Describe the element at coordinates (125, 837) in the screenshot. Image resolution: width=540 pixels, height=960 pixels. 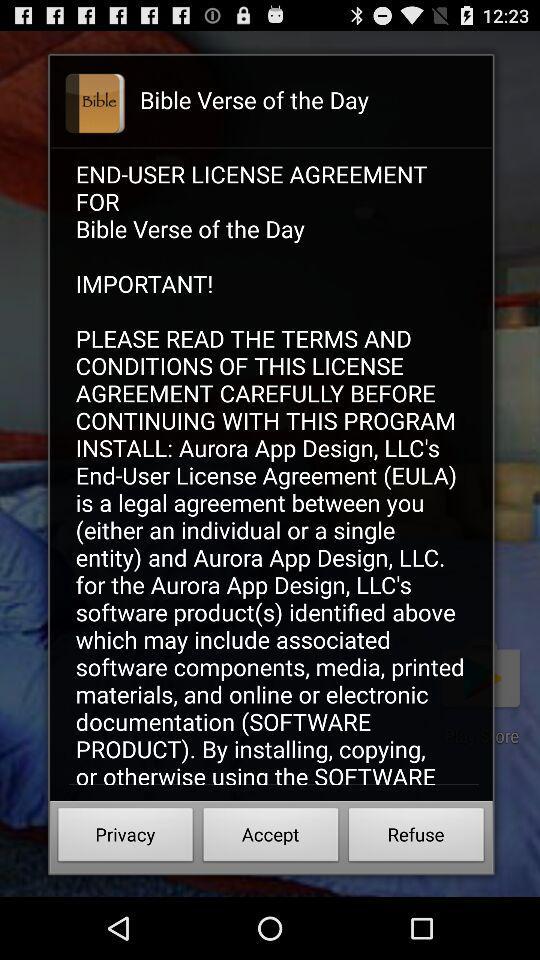
I see `app below end user license app` at that location.